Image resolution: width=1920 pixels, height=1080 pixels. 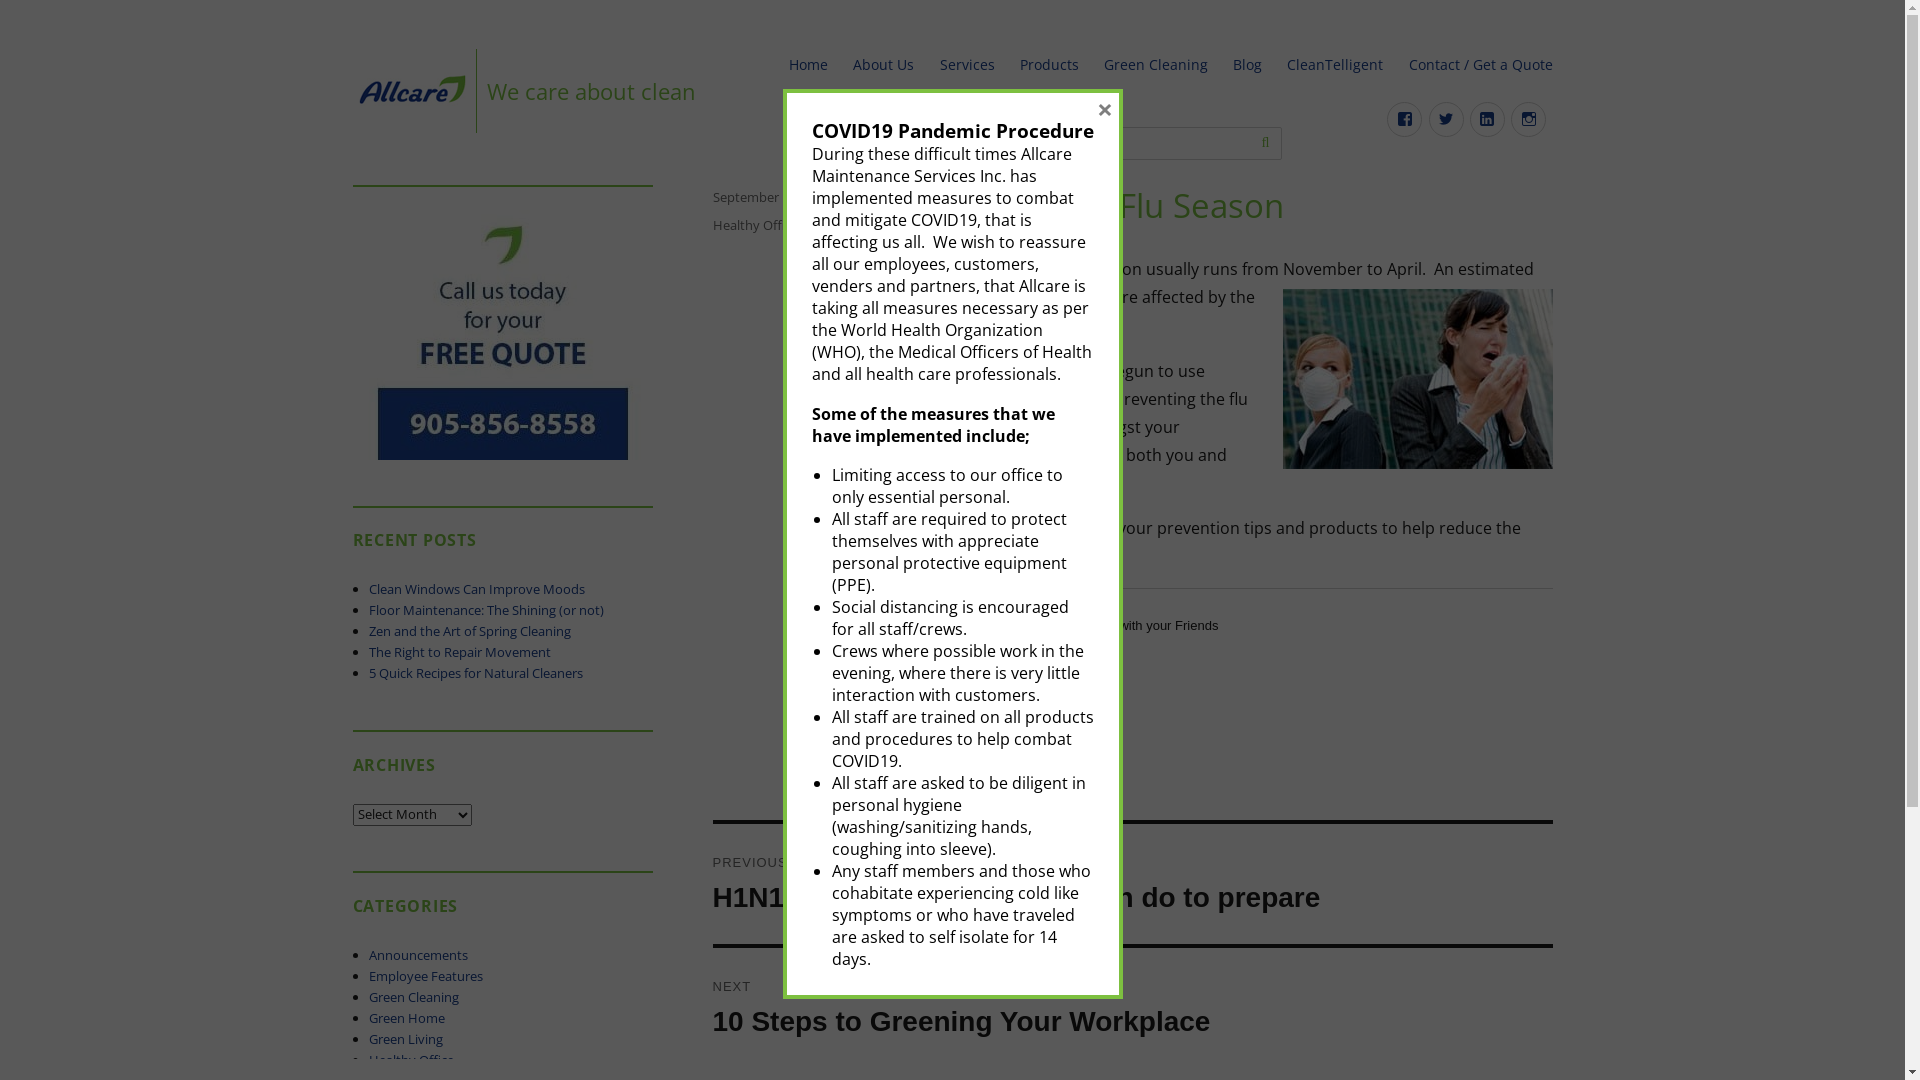 I want to click on 'Healthy Office', so click(x=753, y=224).